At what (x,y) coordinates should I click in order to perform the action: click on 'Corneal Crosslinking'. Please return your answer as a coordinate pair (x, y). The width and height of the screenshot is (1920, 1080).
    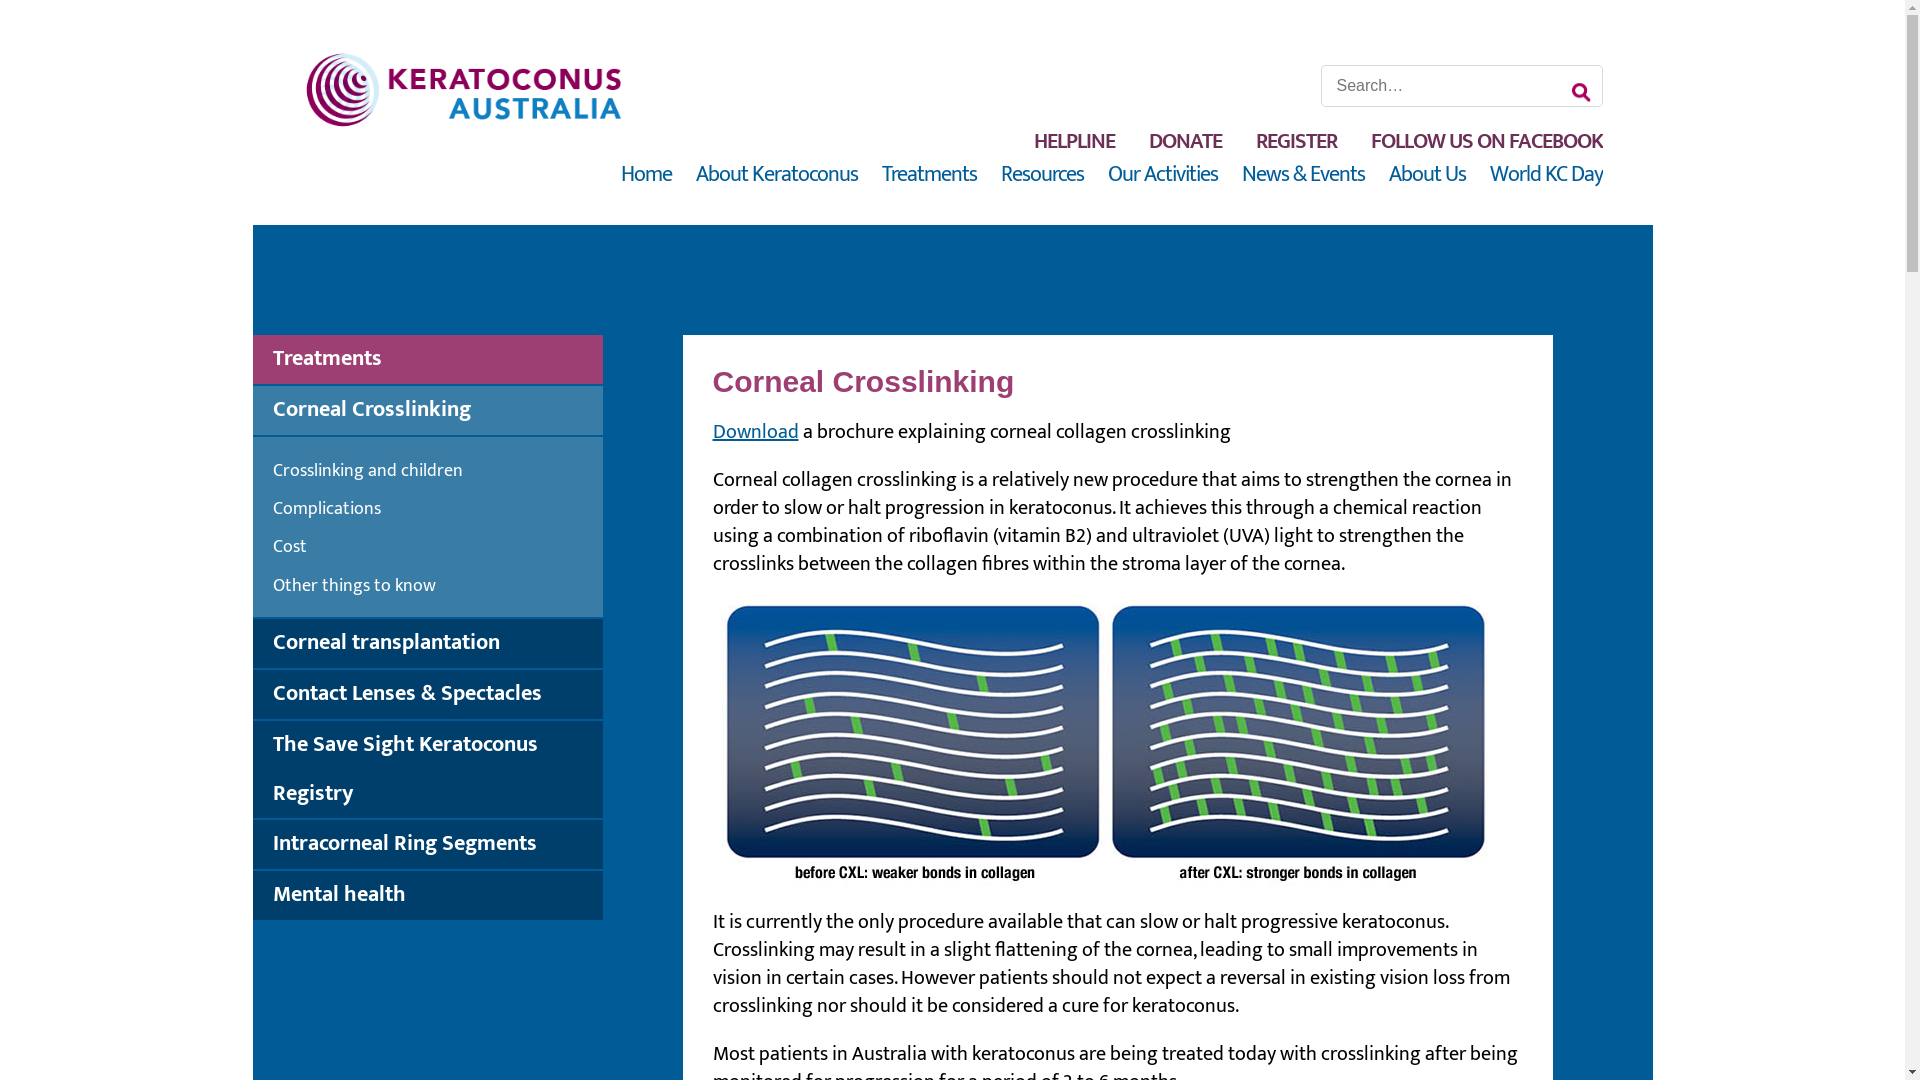
    Looking at the image, I should click on (435, 409).